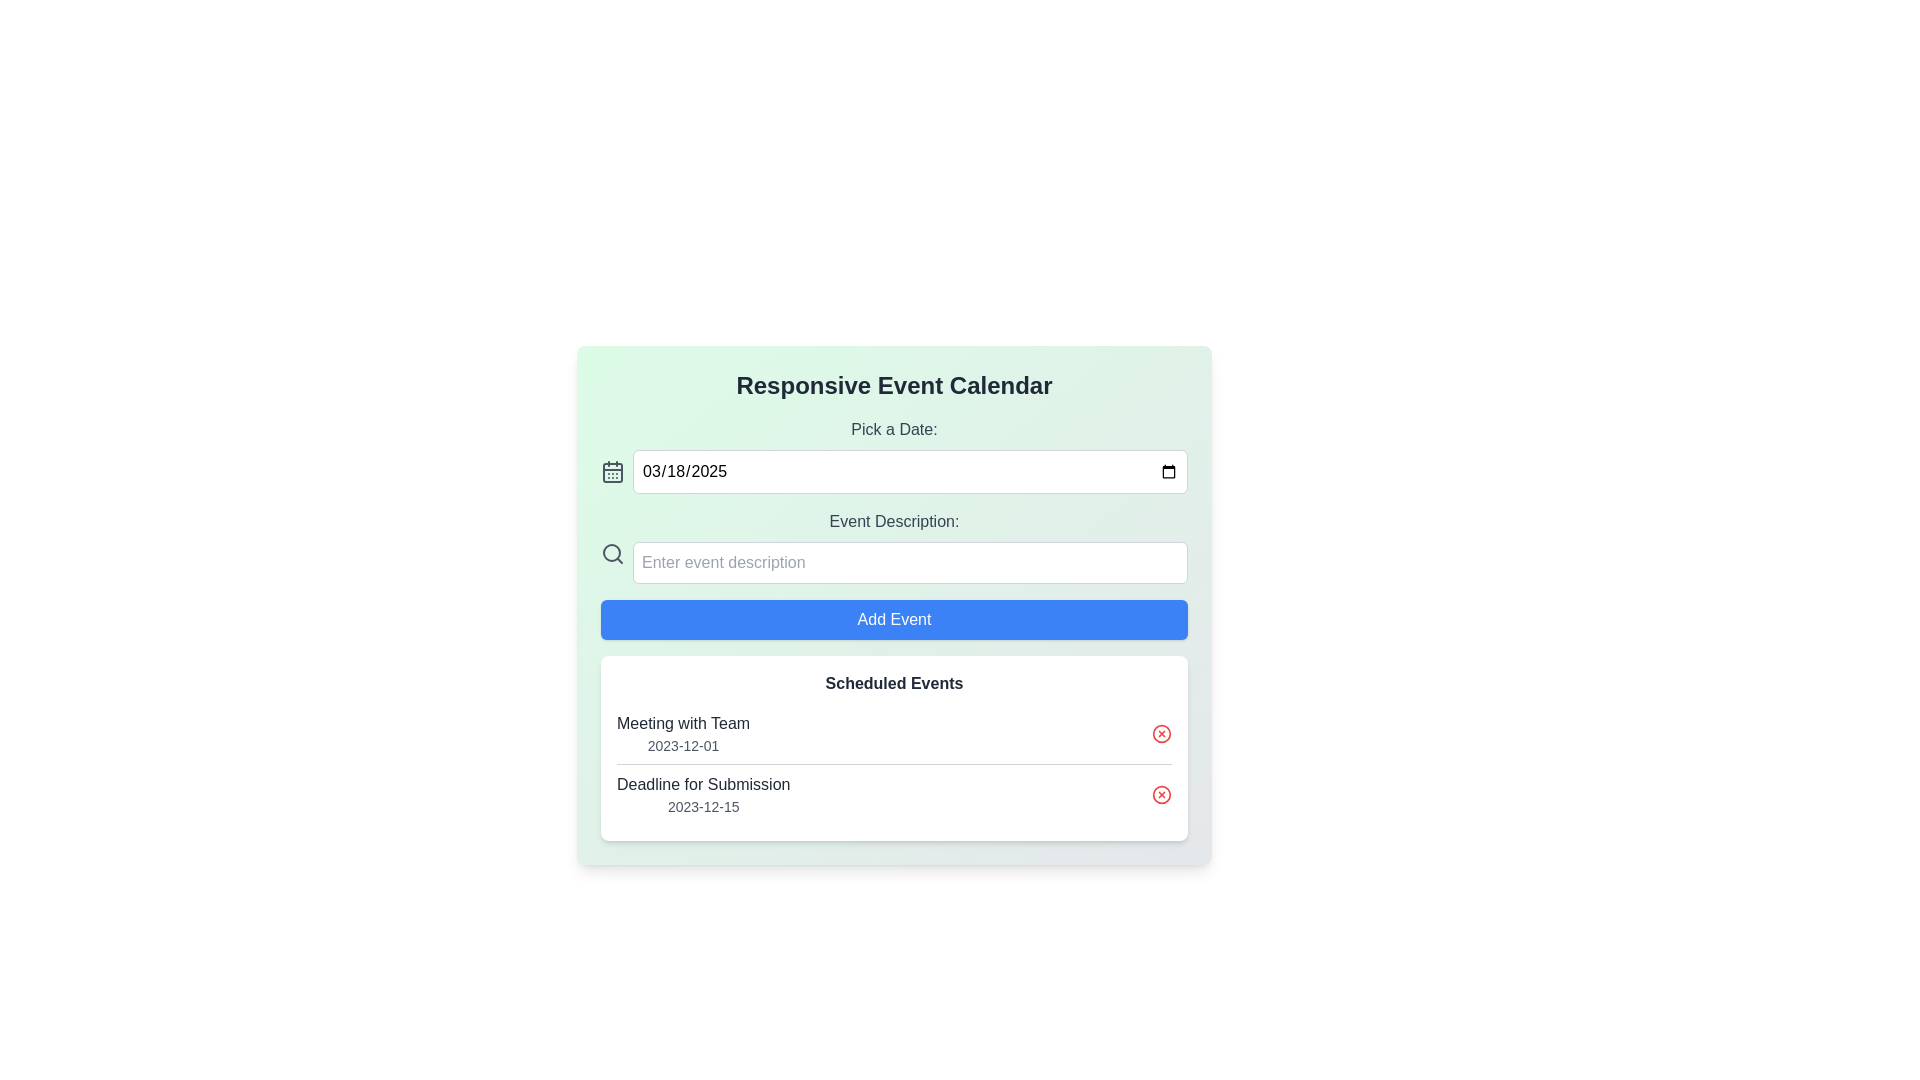 The image size is (1920, 1080). Describe the element at coordinates (1161, 733) in the screenshot. I see `the delete button aligned with the scheduled event 'Meeting with Team'` at that location.